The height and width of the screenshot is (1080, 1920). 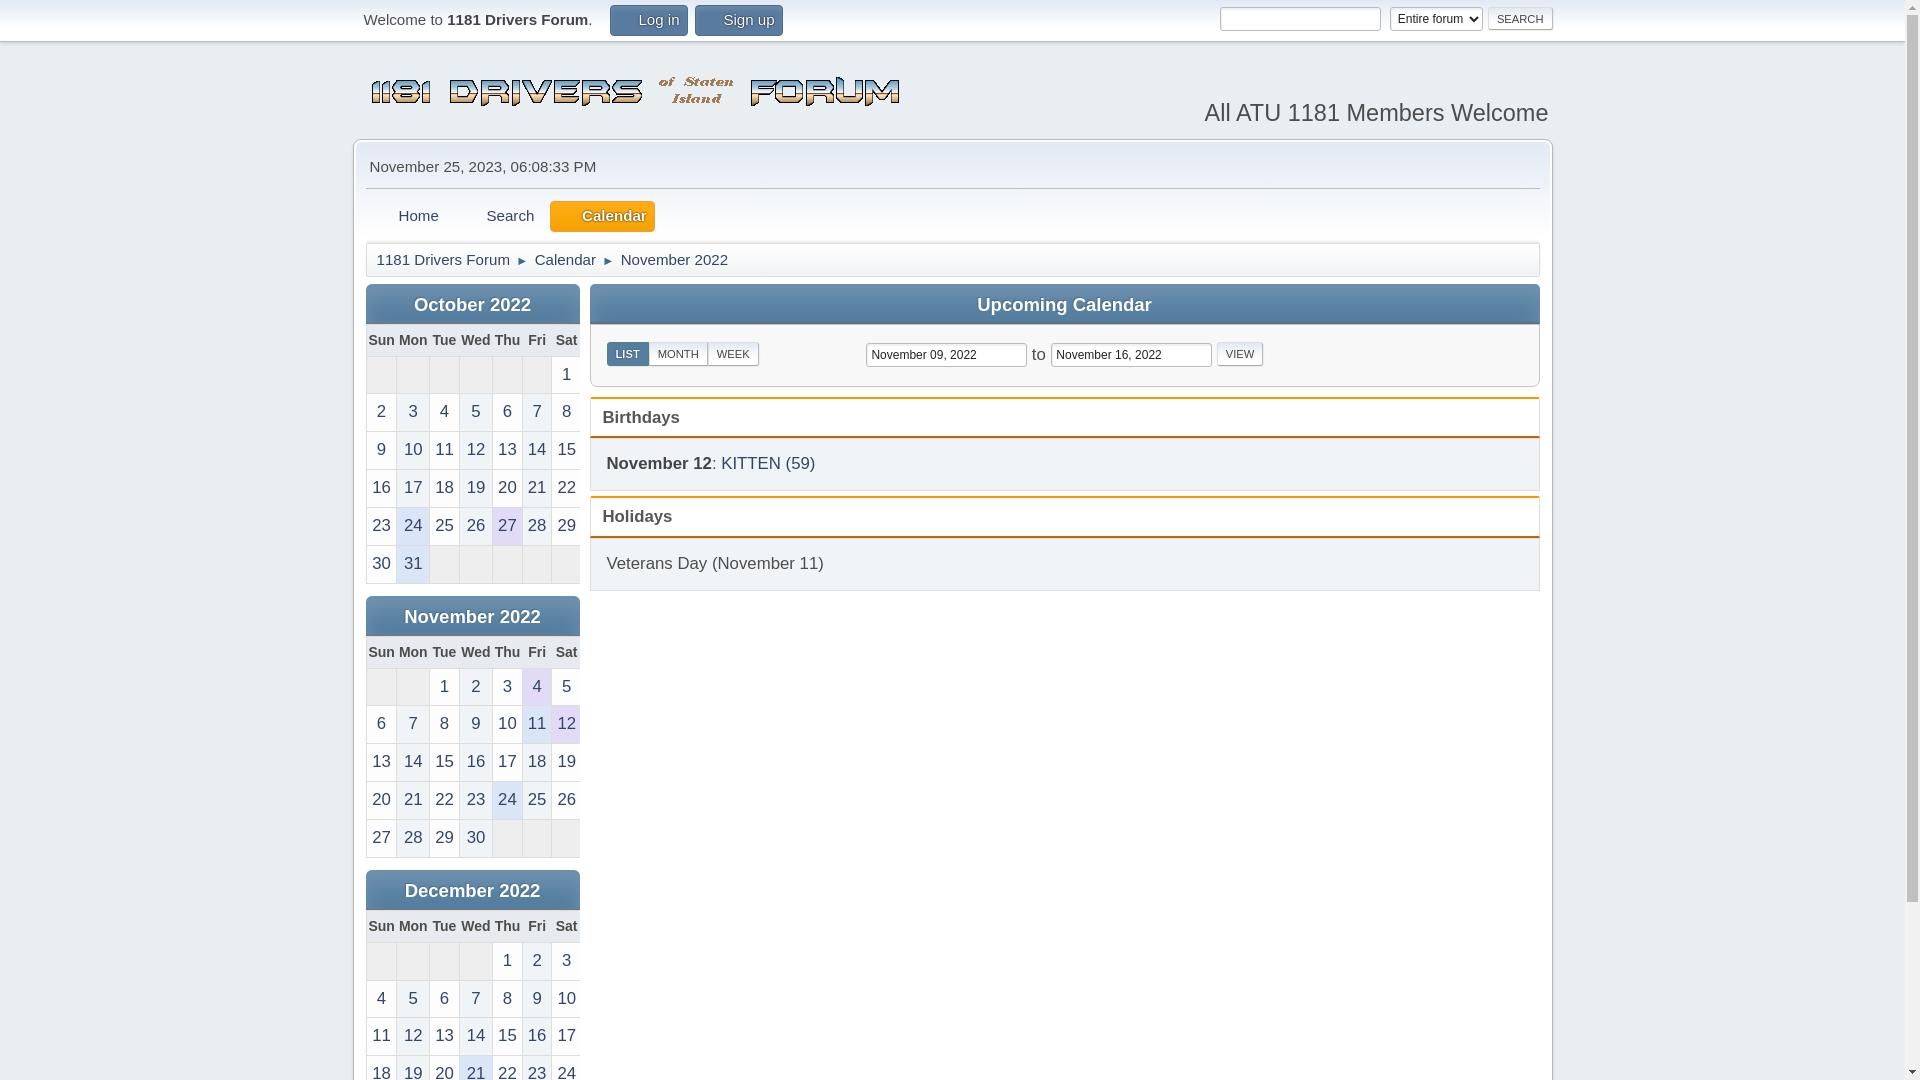 I want to click on '1', so click(x=507, y=960).